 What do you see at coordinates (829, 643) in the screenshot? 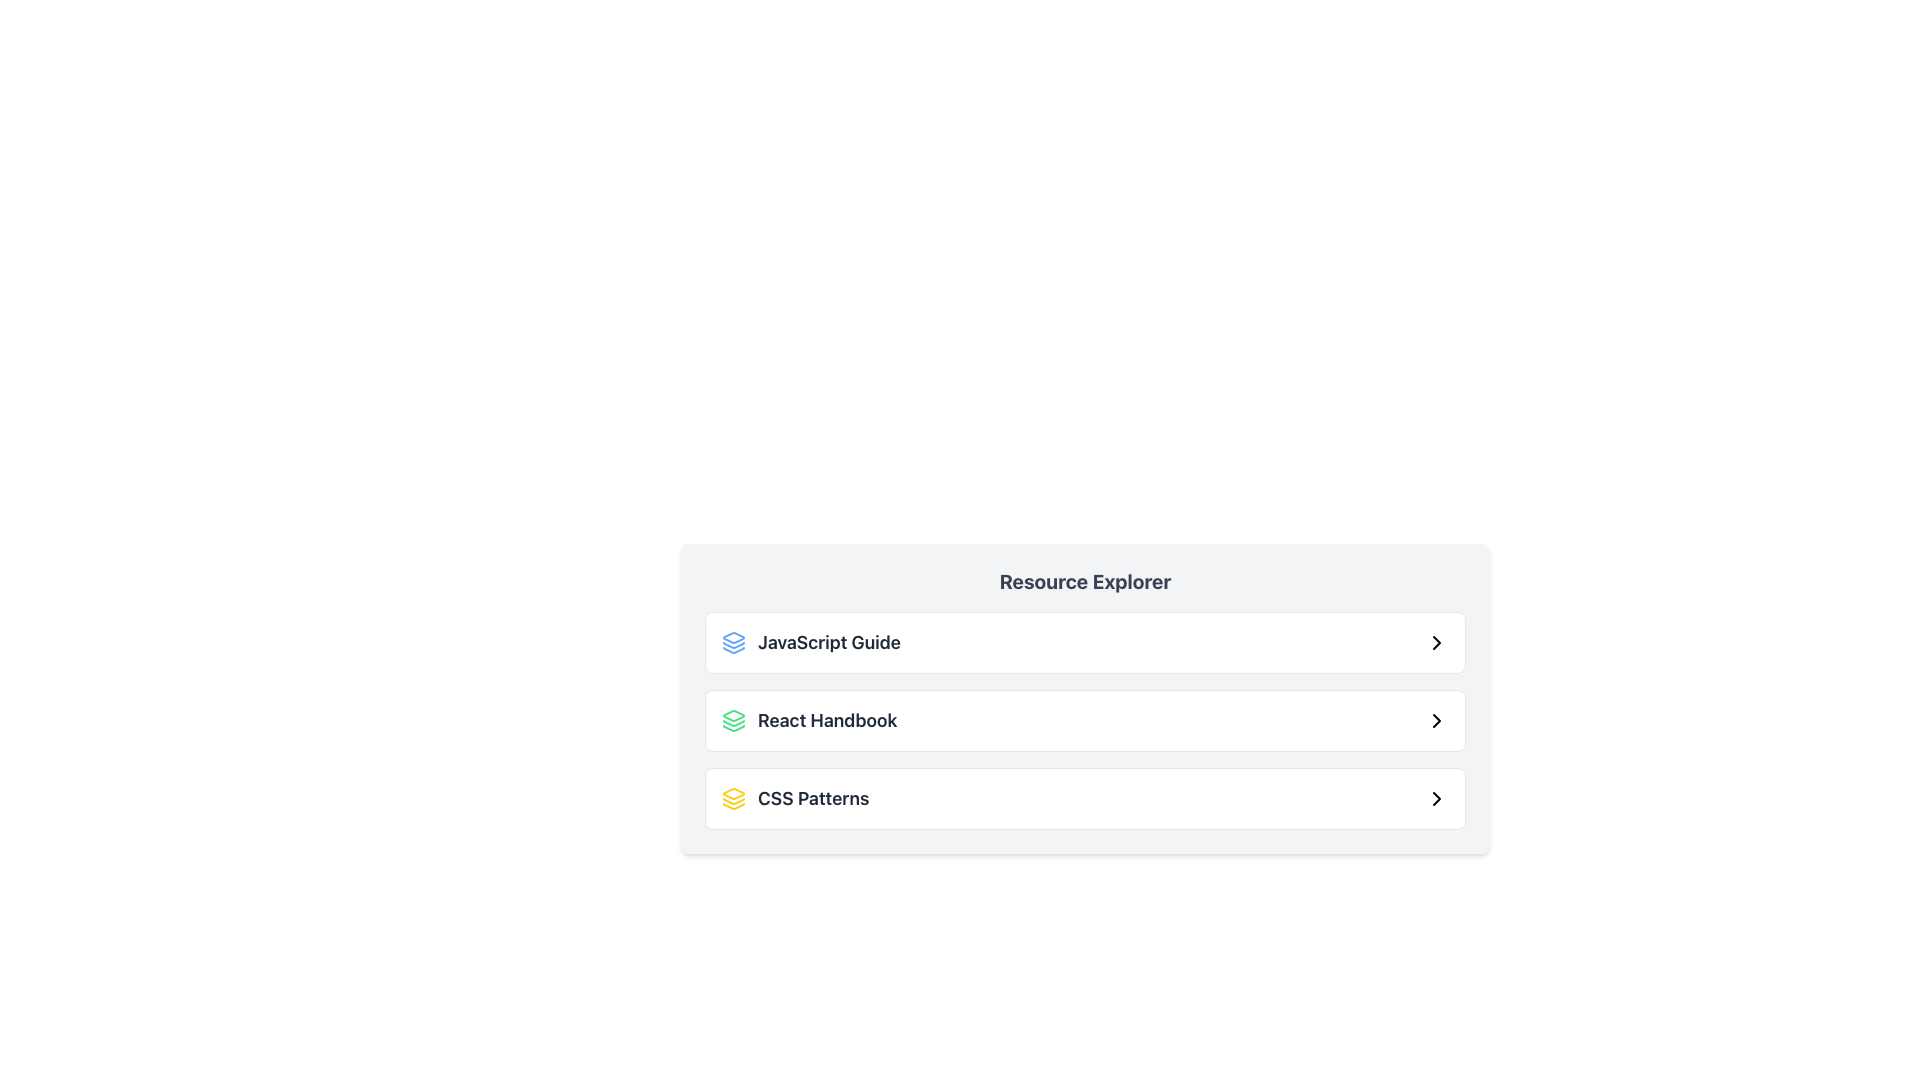
I see `the text label that serves as a navigation option related to the JavaScript guide` at bounding box center [829, 643].